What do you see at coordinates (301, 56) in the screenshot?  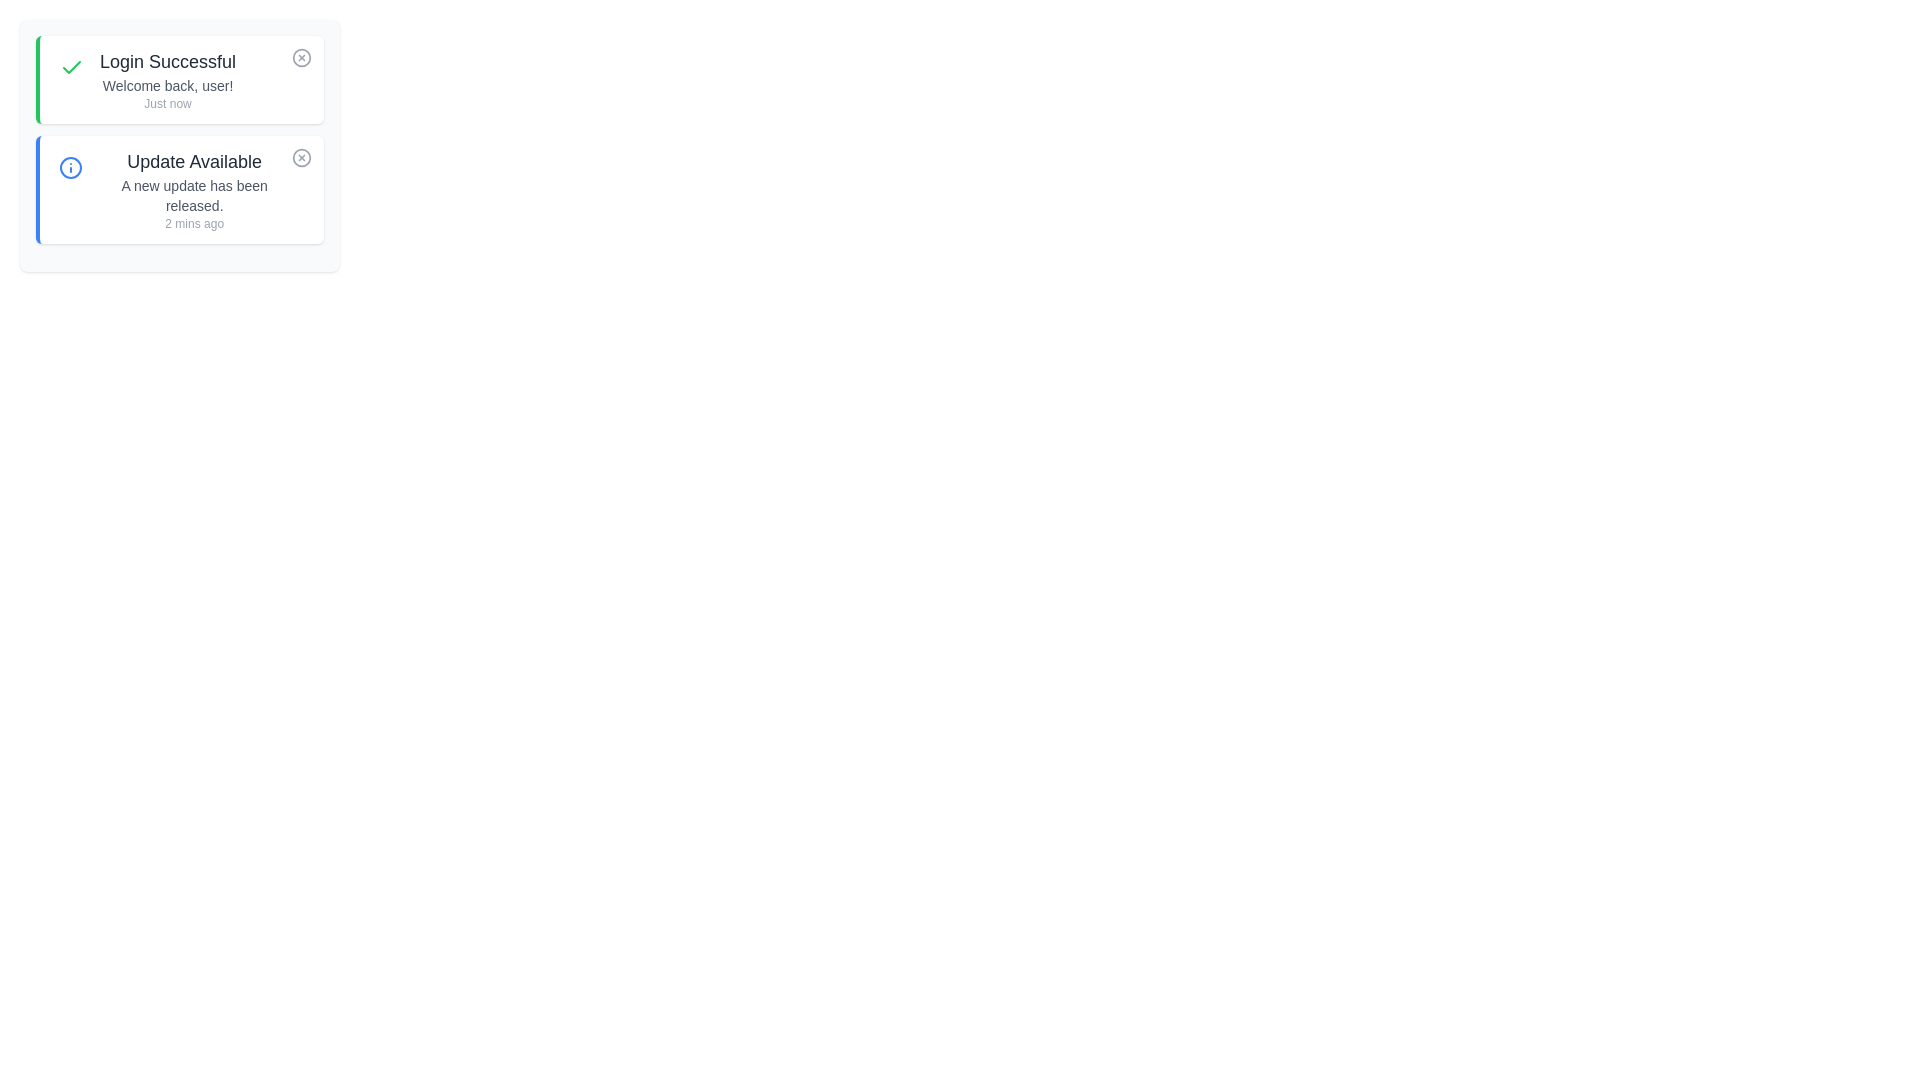 I see `the close button with a central 'X' symbol located in the top-right corner of the 'Login Successful' notification card` at bounding box center [301, 56].